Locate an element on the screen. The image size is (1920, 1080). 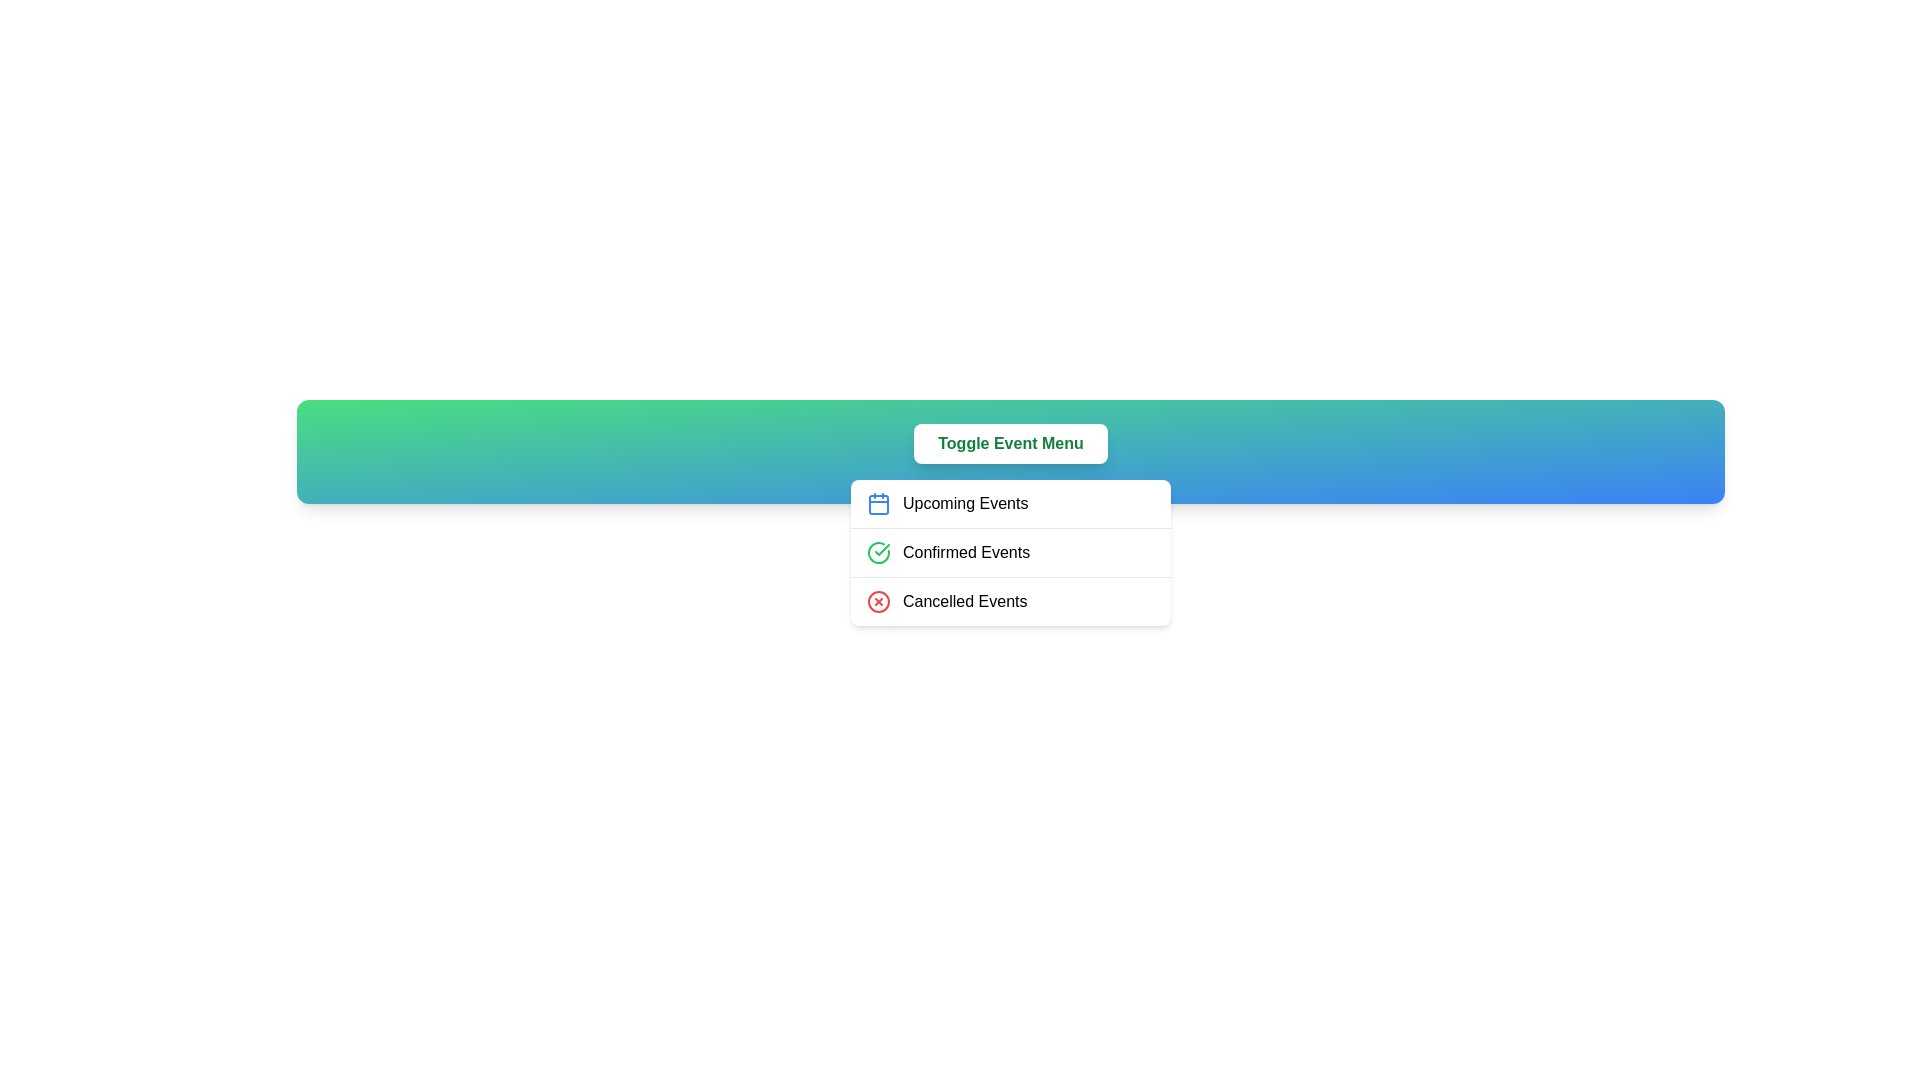
the 'Confirmed Events' option in the menu is located at coordinates (1011, 551).